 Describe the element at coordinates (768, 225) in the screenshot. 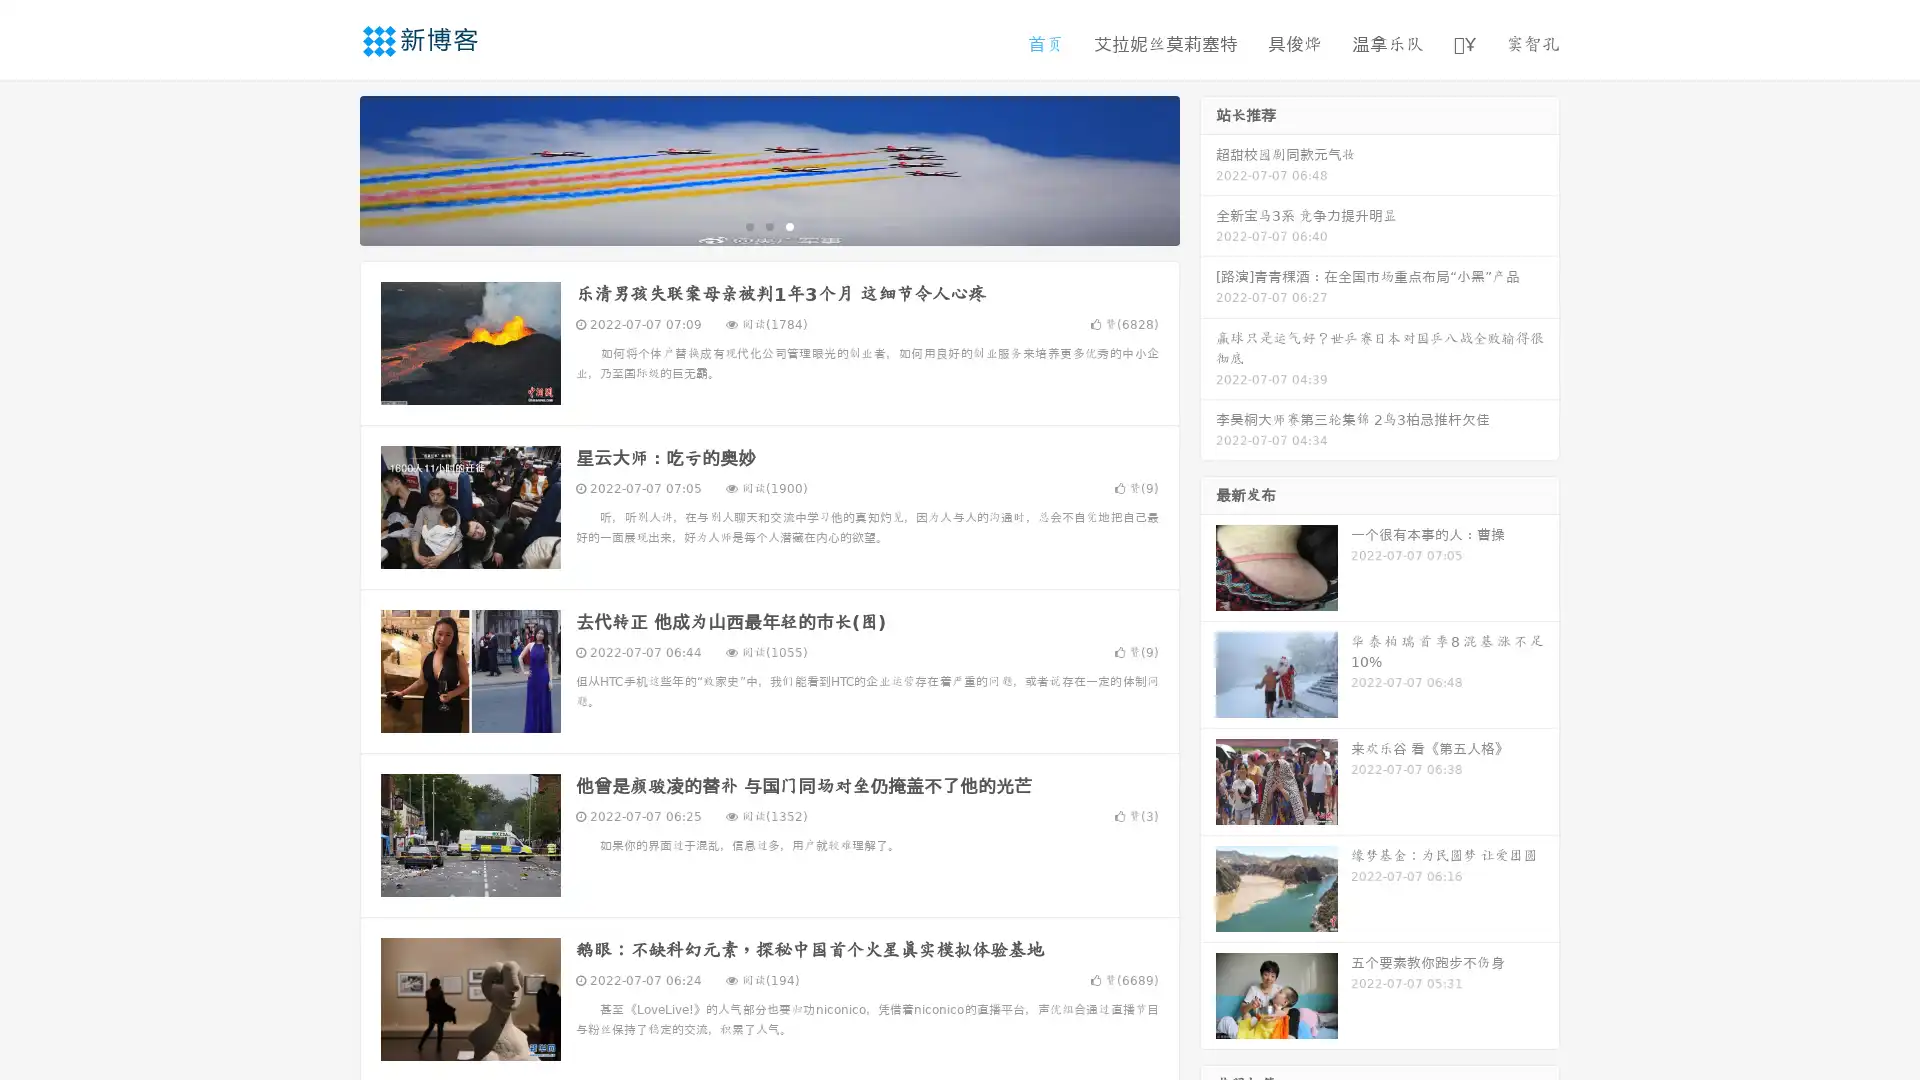

I see `Go to slide 2` at that location.